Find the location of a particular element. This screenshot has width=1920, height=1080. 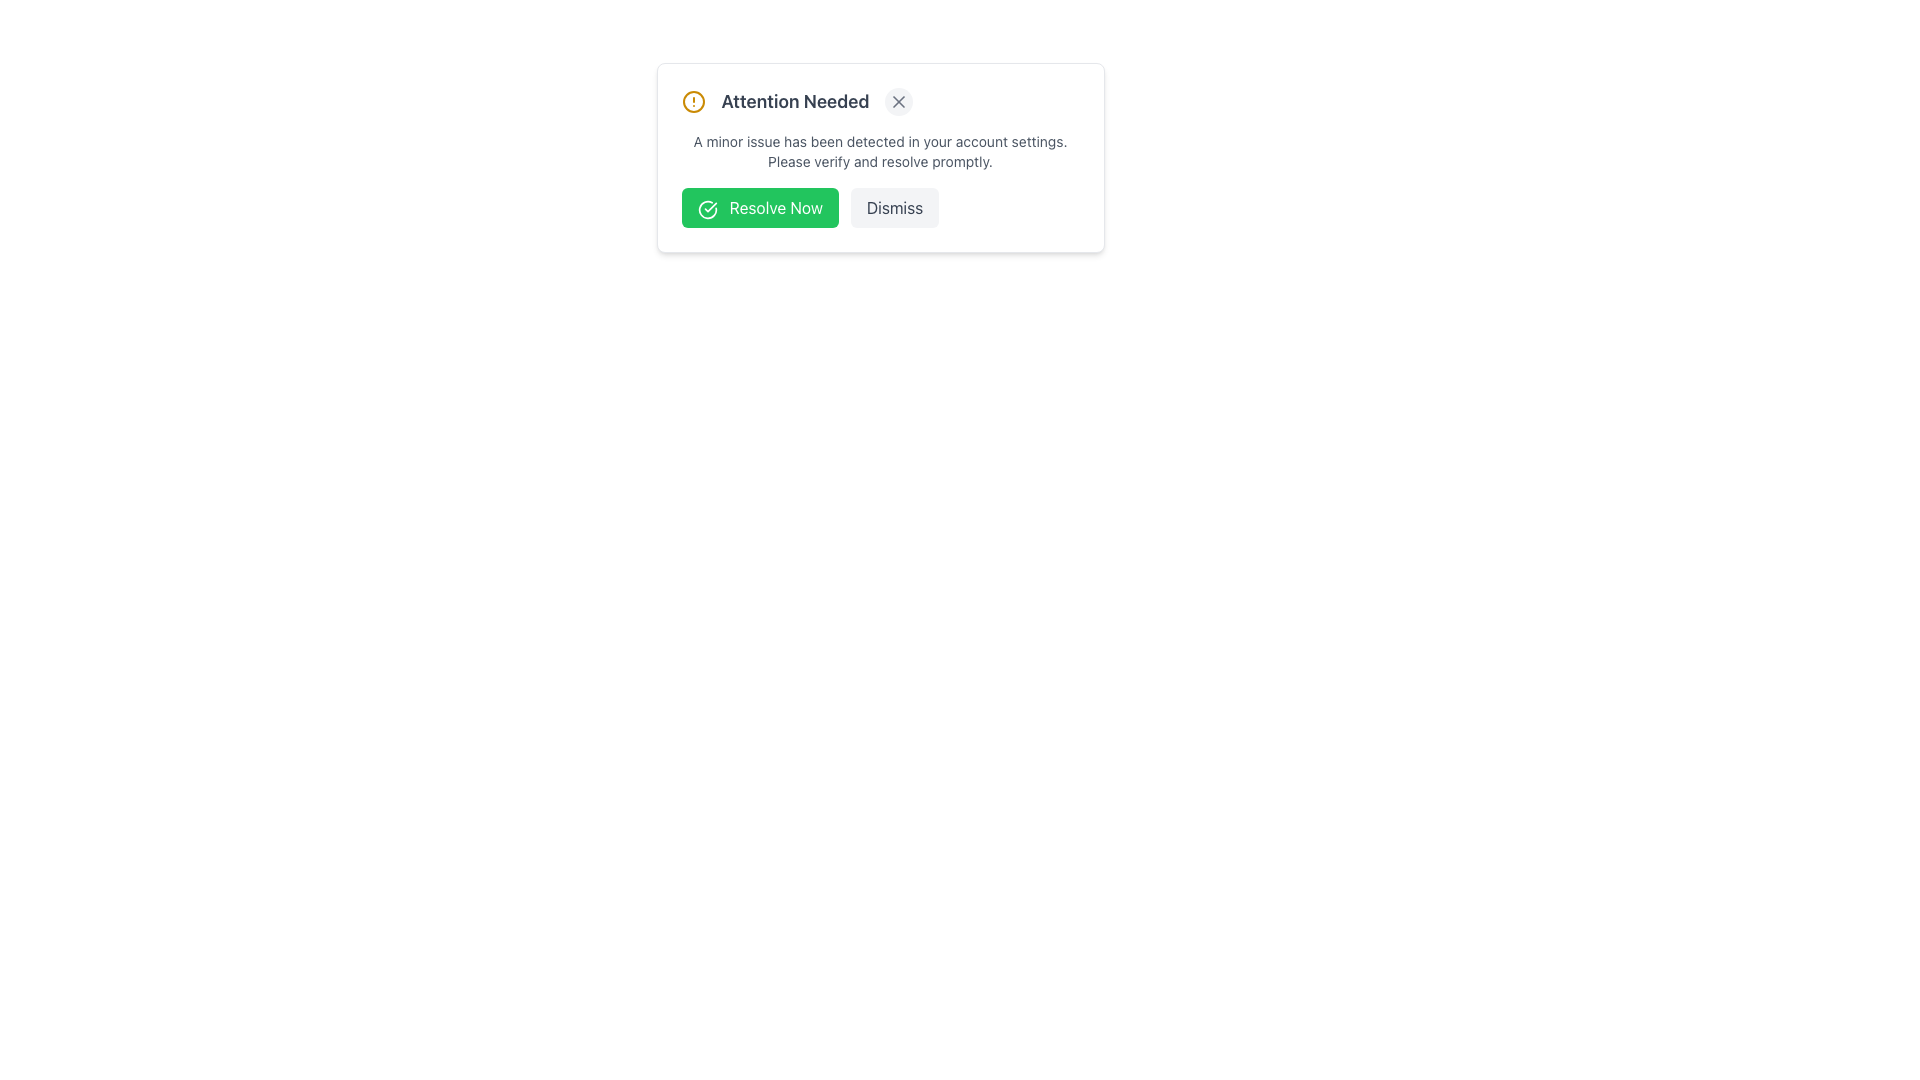

the yellow circular SVG element that is part of the warning icon associated with the text 'Attention Needed' is located at coordinates (693, 101).